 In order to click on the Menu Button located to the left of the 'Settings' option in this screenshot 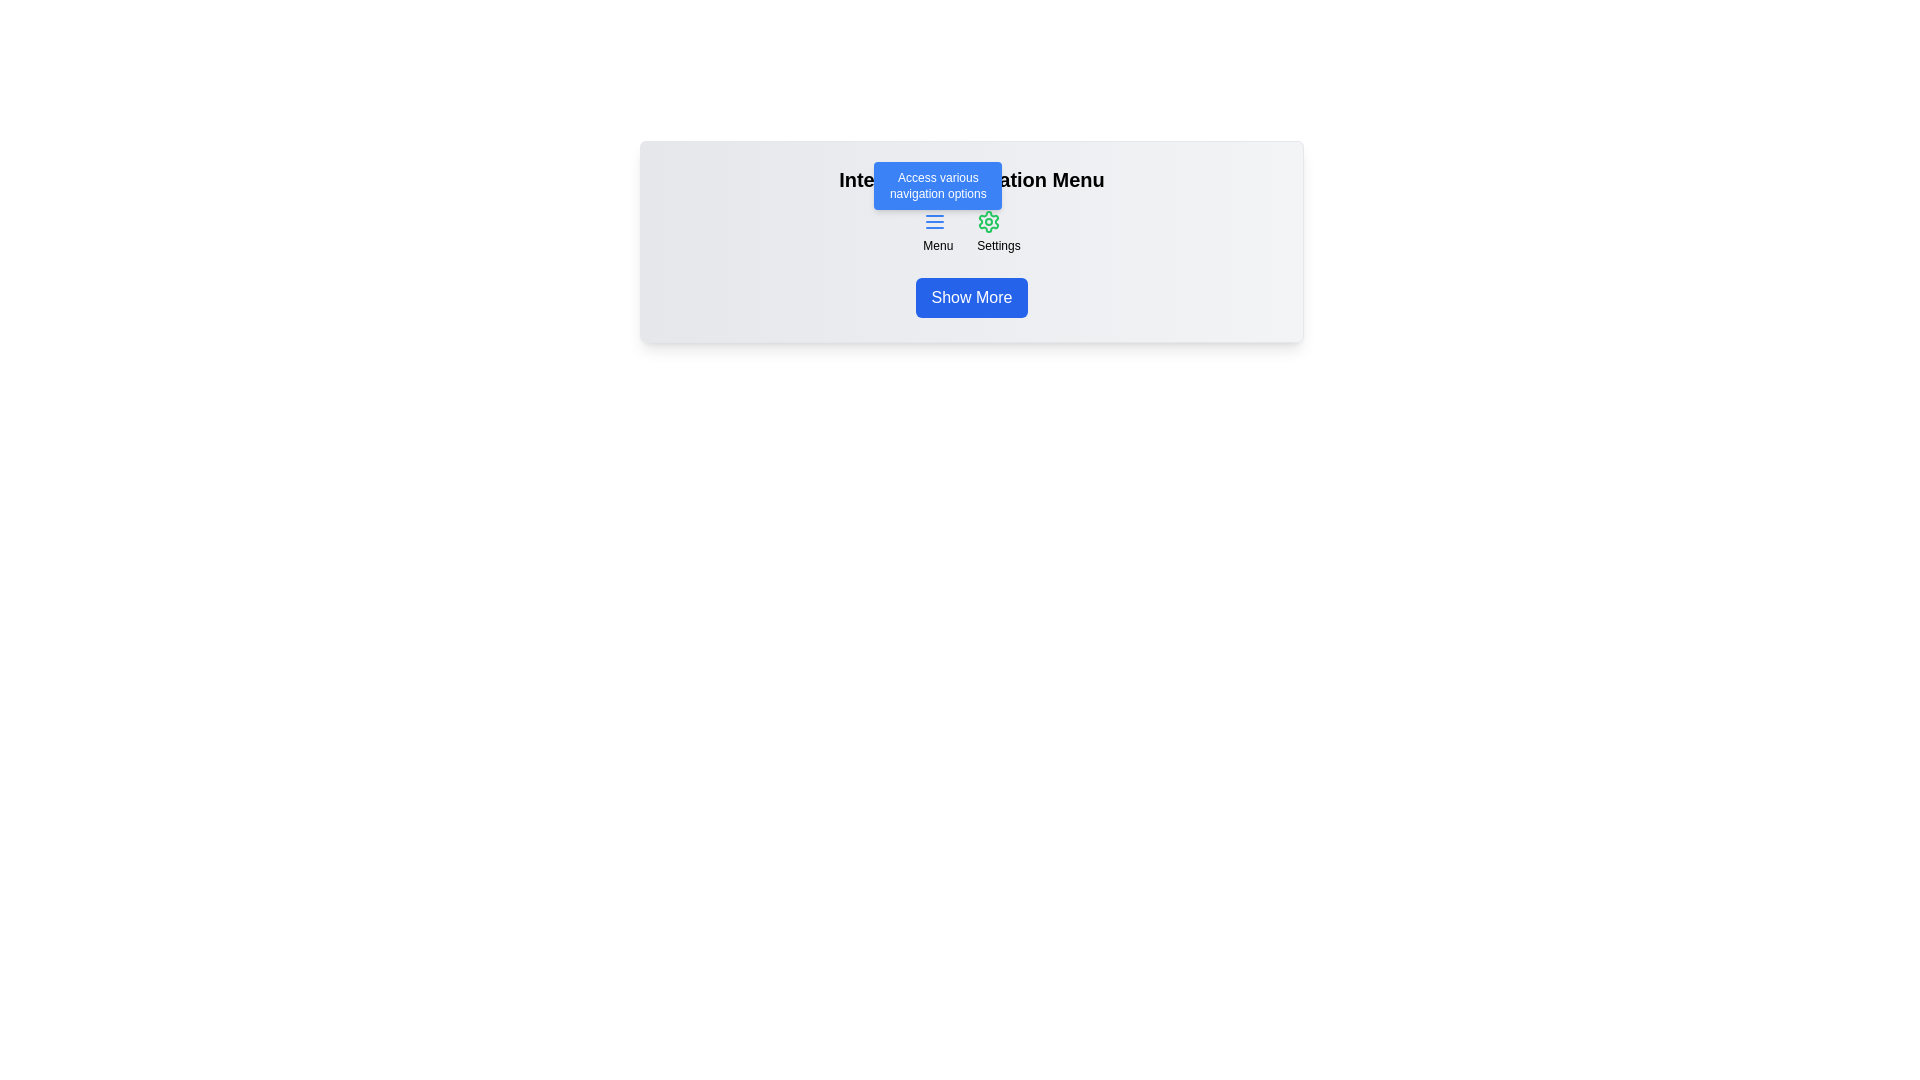, I will do `click(937, 230)`.